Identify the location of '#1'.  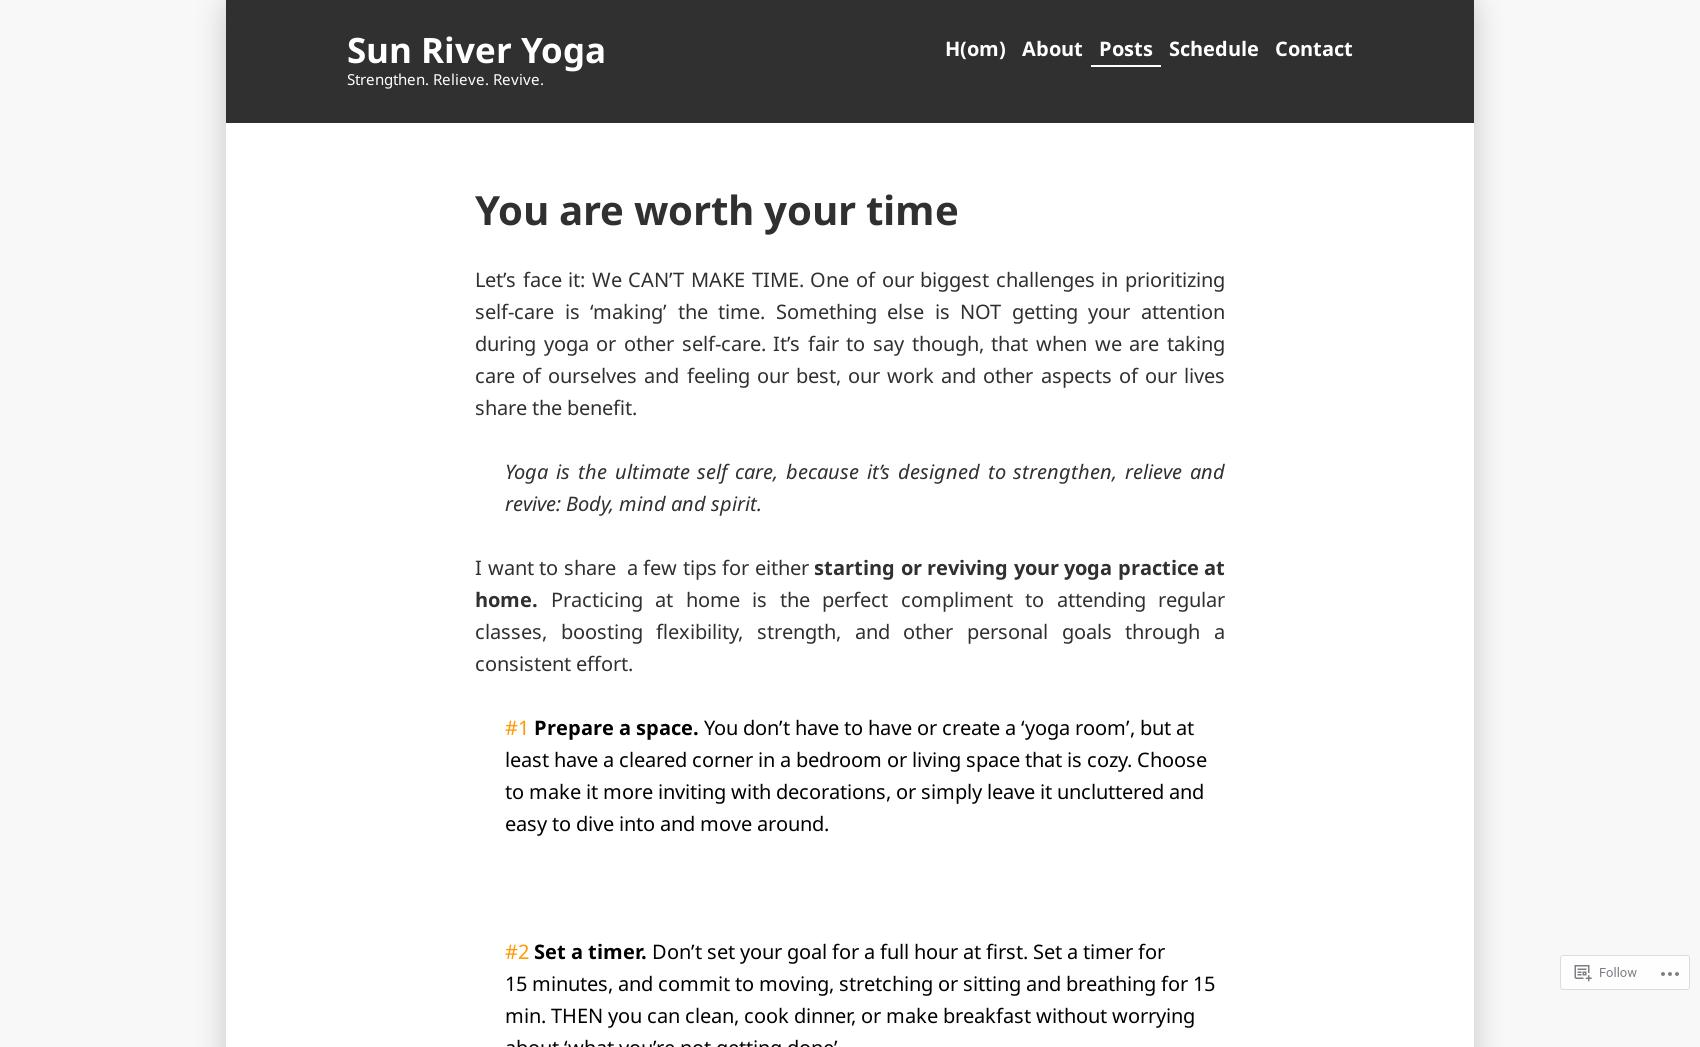
(519, 727).